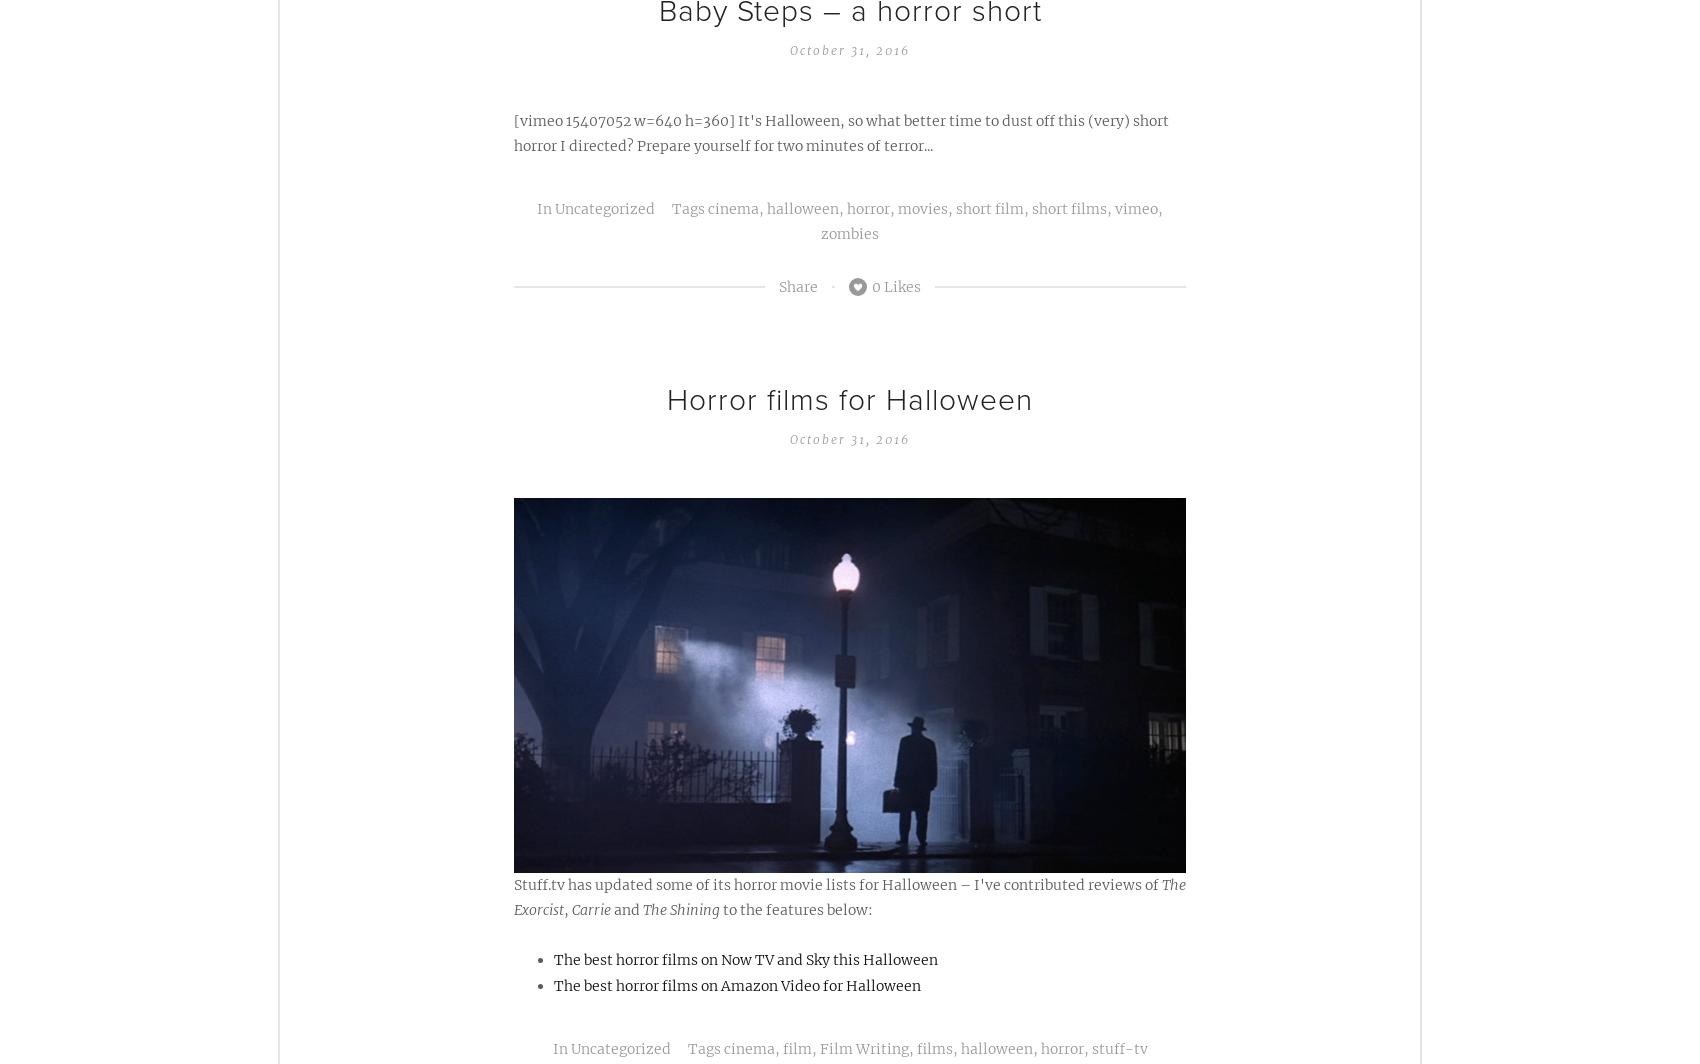 This screenshot has width=1700, height=1064. What do you see at coordinates (744, 960) in the screenshot?
I see `'The best horror films on Now TV and Sky this Halloween'` at bounding box center [744, 960].